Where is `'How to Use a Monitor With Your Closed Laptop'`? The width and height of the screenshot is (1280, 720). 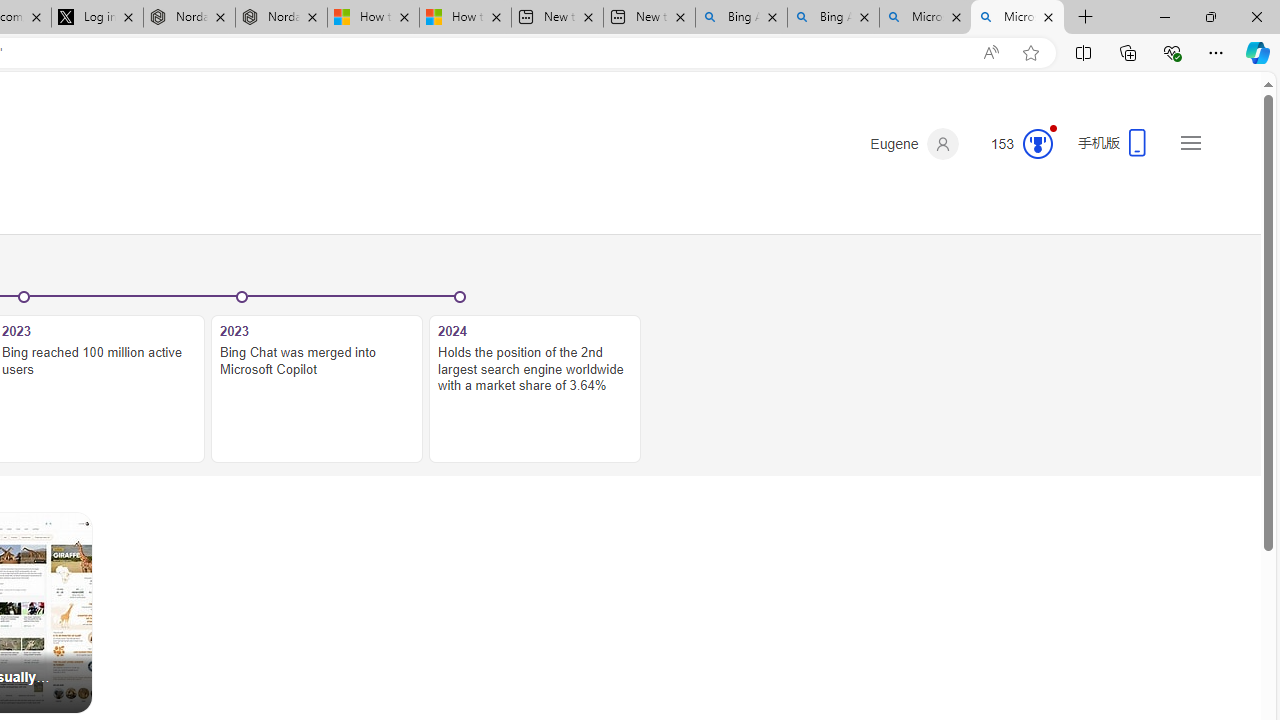 'How to Use a Monitor With Your Closed Laptop' is located at coordinates (464, 17).